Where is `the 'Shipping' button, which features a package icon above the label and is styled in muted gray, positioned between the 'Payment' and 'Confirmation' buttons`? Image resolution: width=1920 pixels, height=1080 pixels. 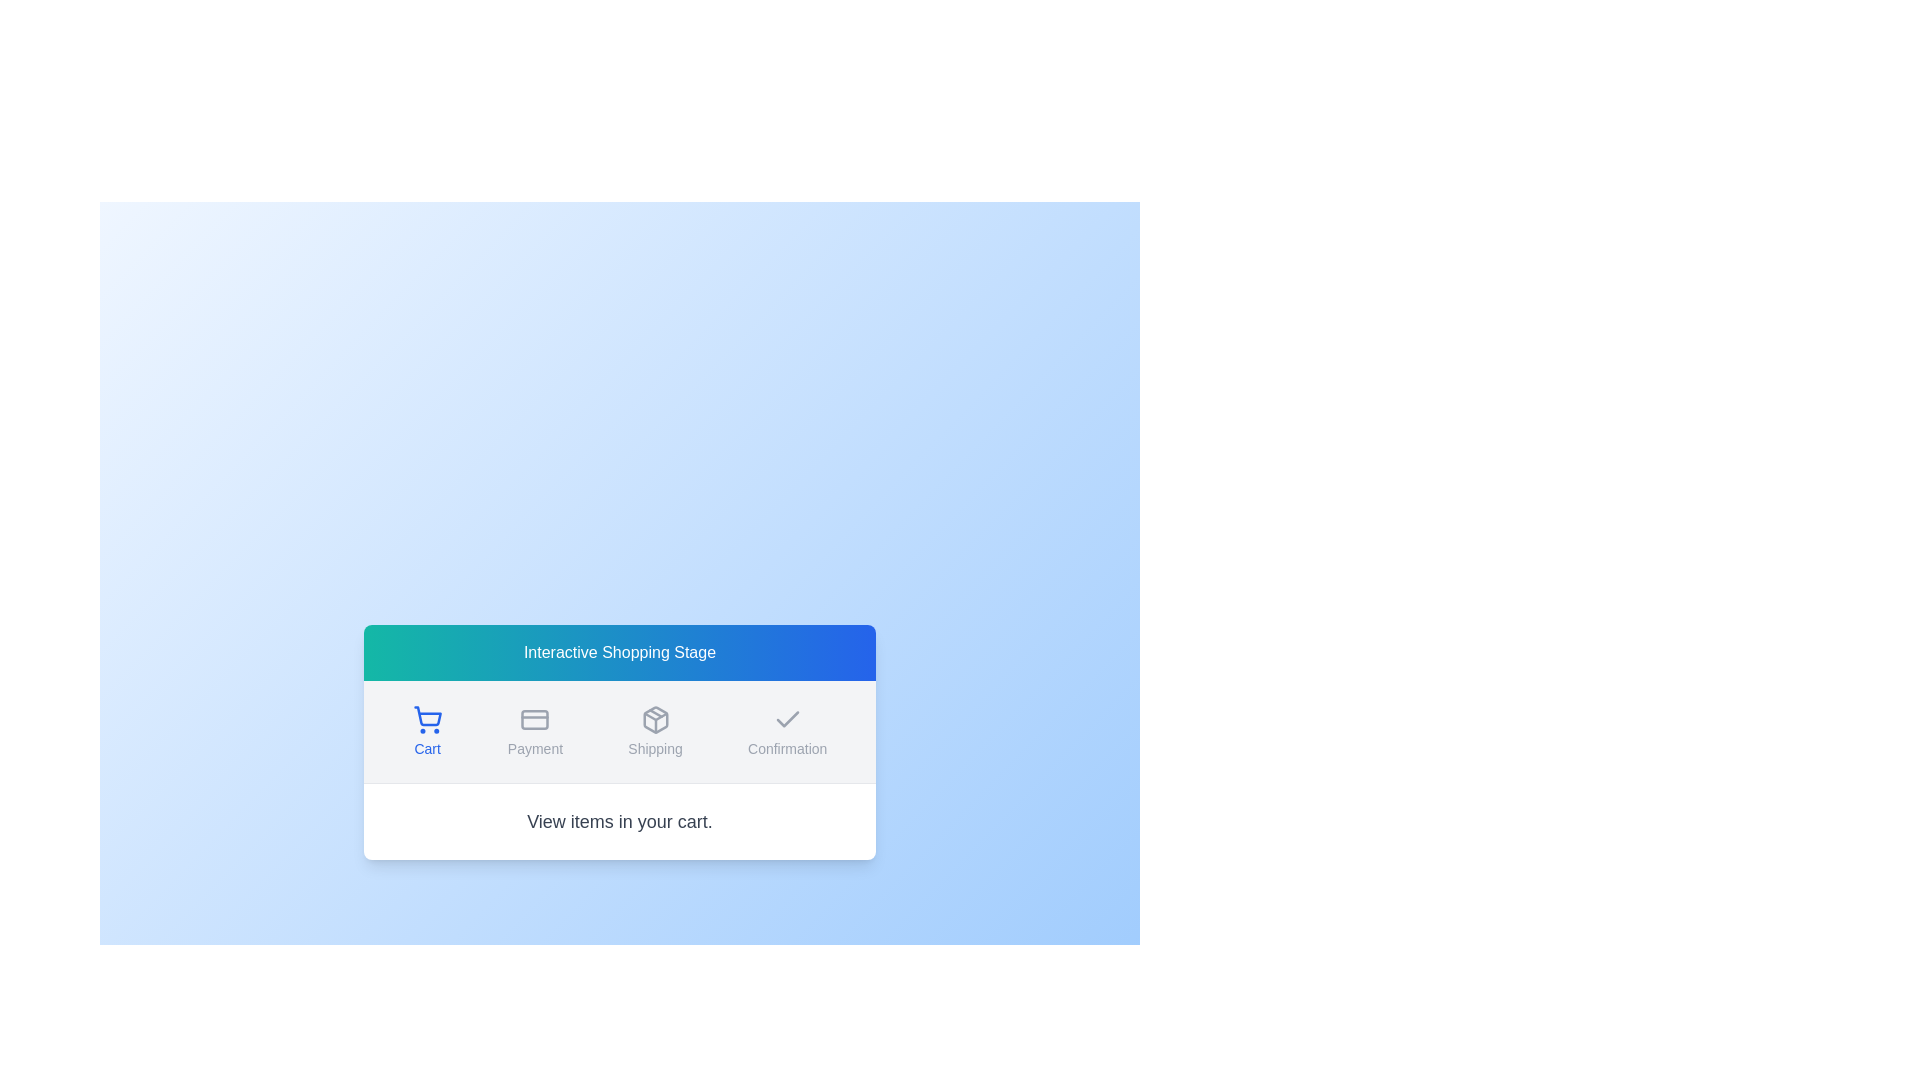 the 'Shipping' button, which features a package icon above the label and is styled in muted gray, positioned between the 'Payment' and 'Confirmation' buttons is located at coordinates (655, 731).